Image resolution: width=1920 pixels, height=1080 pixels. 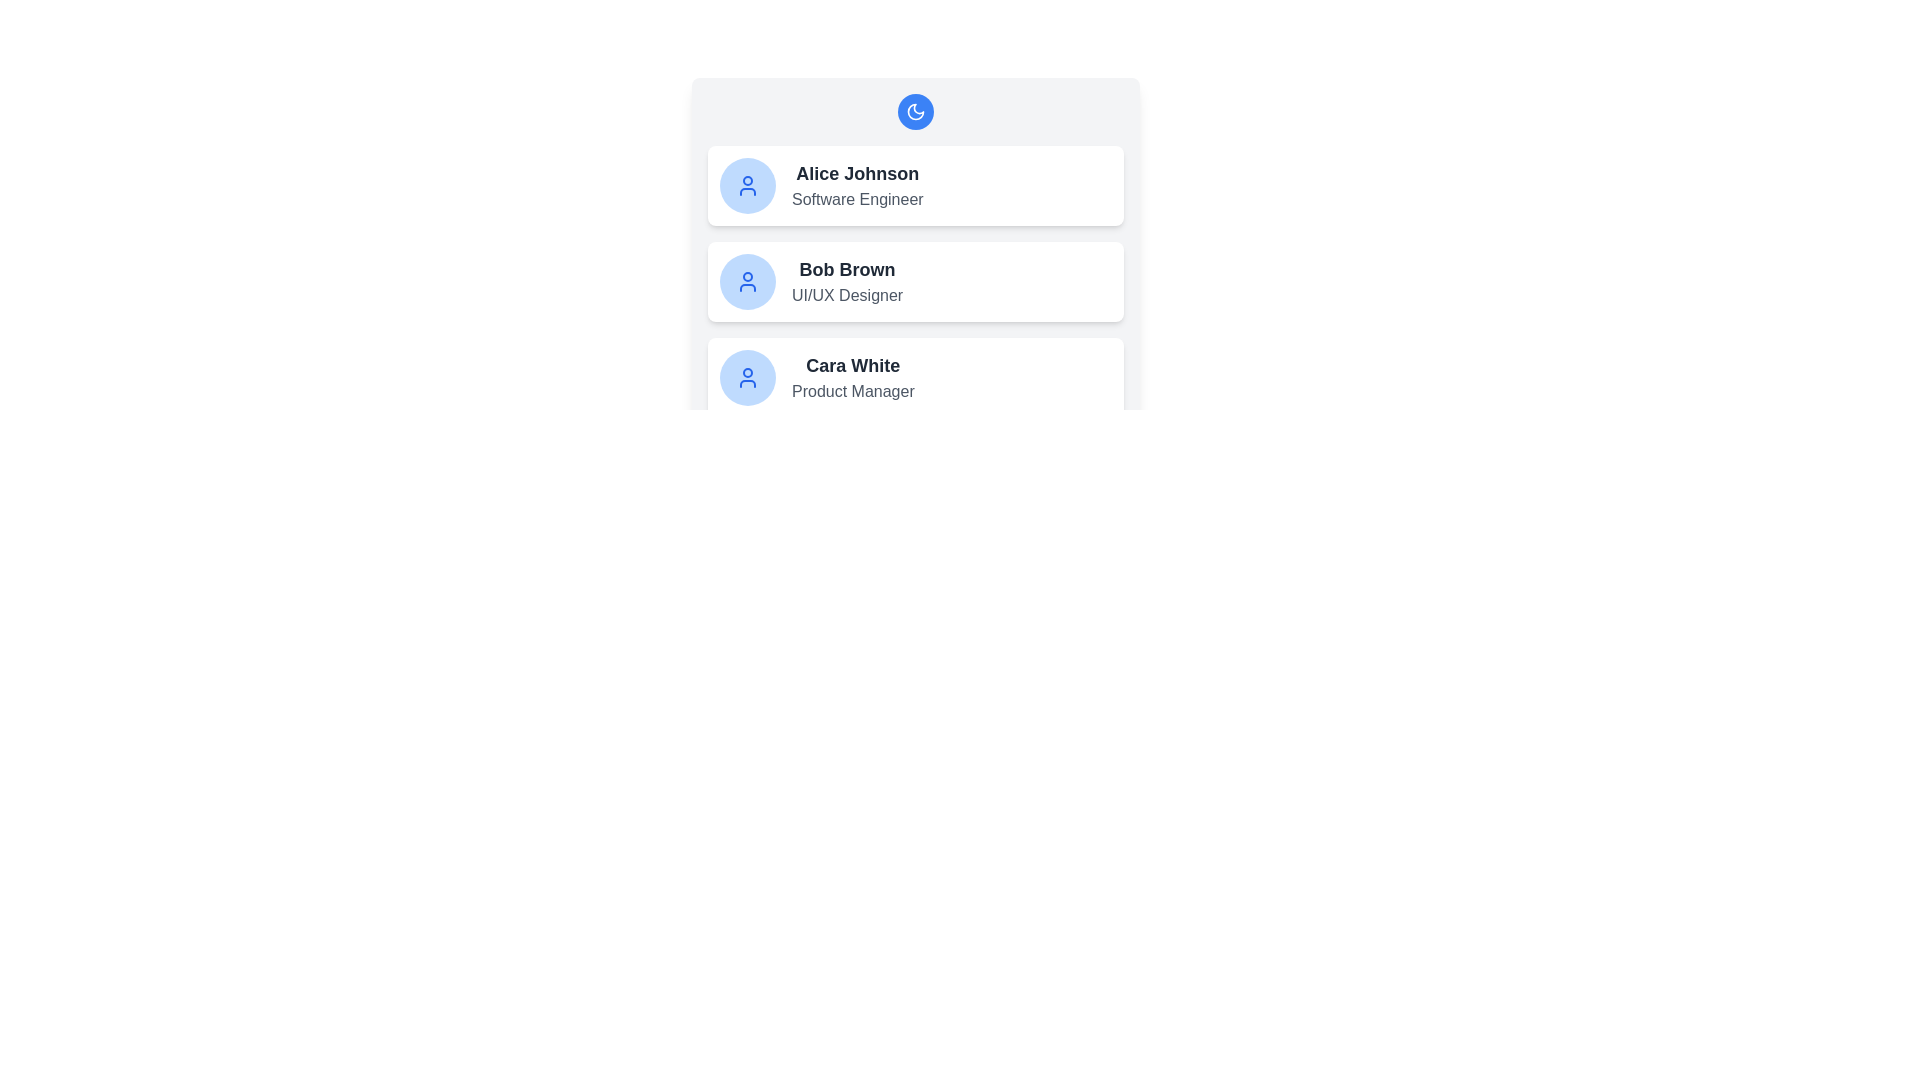 What do you see at coordinates (747, 281) in the screenshot?
I see `the Avatar icon representing 'Bob Brown', located as the top-left component of the second card in a vertical stack of cards` at bounding box center [747, 281].